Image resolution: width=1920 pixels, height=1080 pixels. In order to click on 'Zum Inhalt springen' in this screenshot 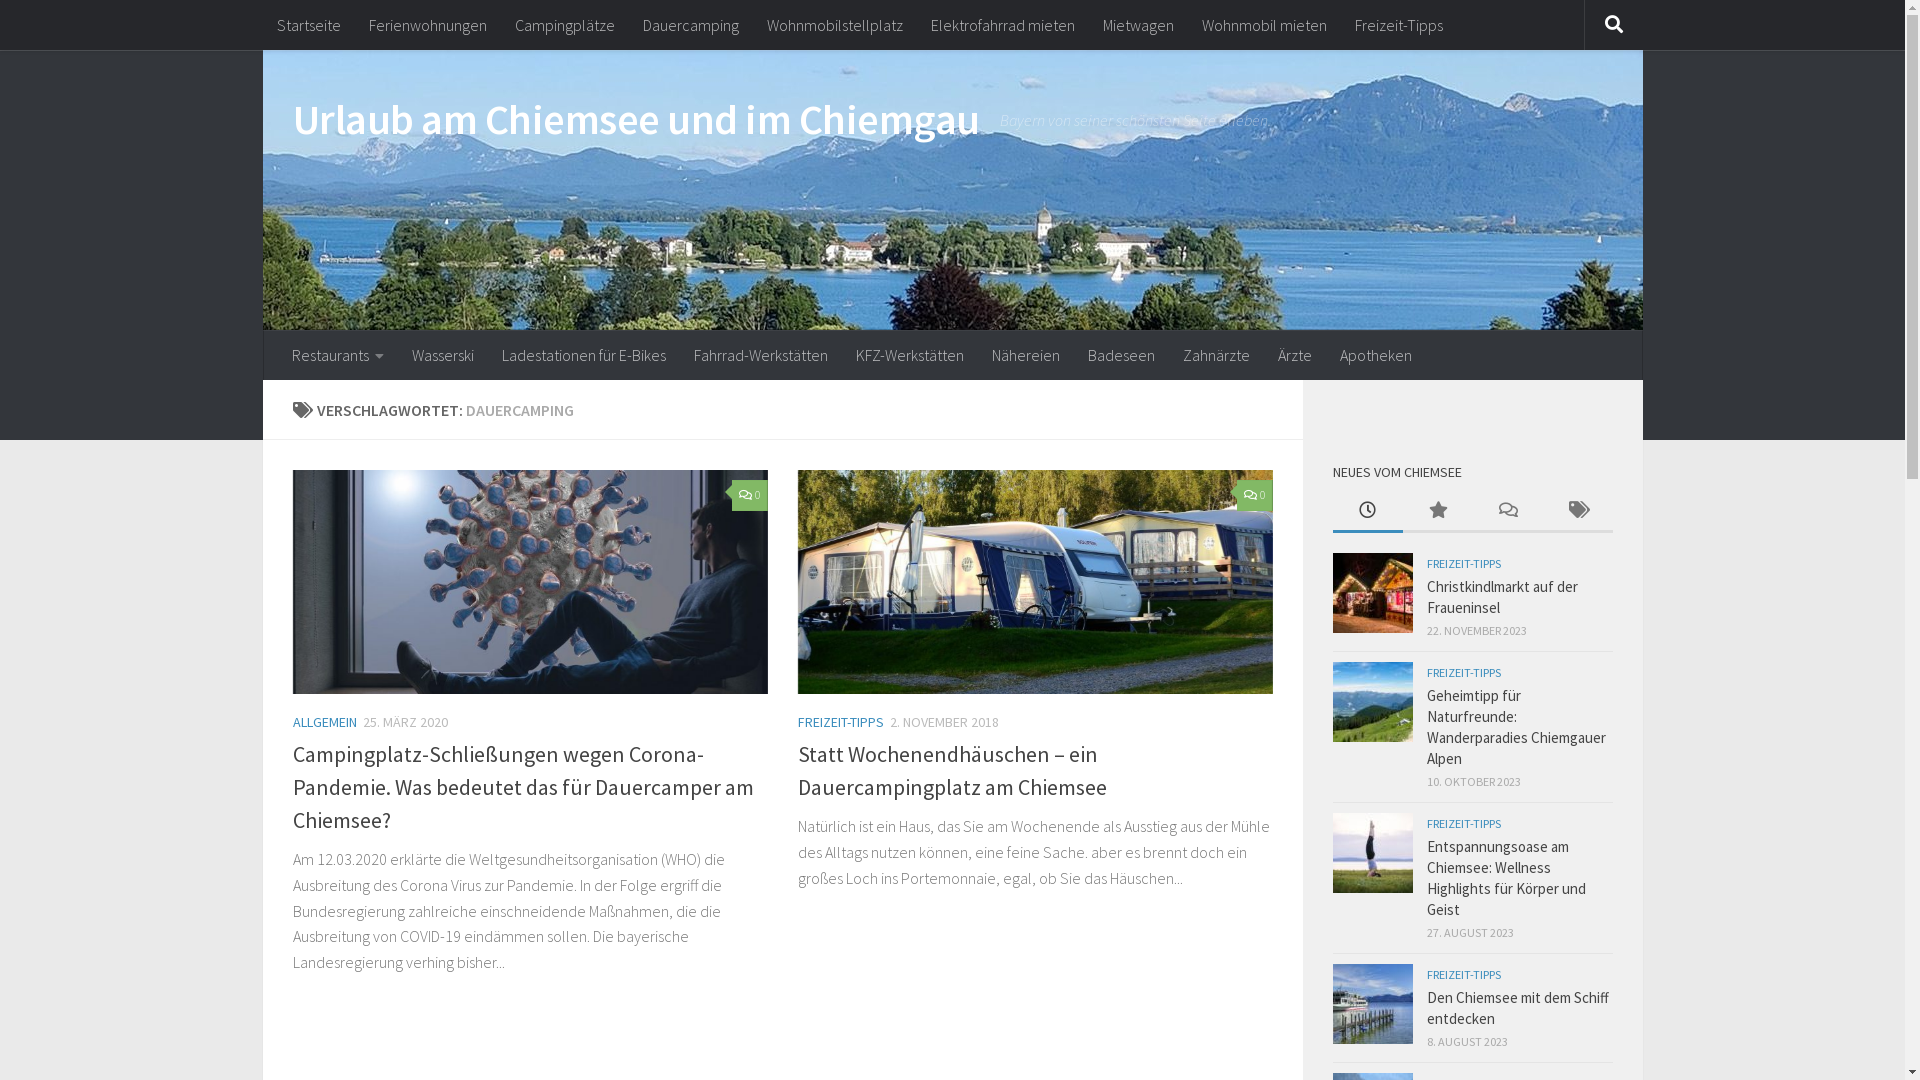, I will do `click(96, 28)`.